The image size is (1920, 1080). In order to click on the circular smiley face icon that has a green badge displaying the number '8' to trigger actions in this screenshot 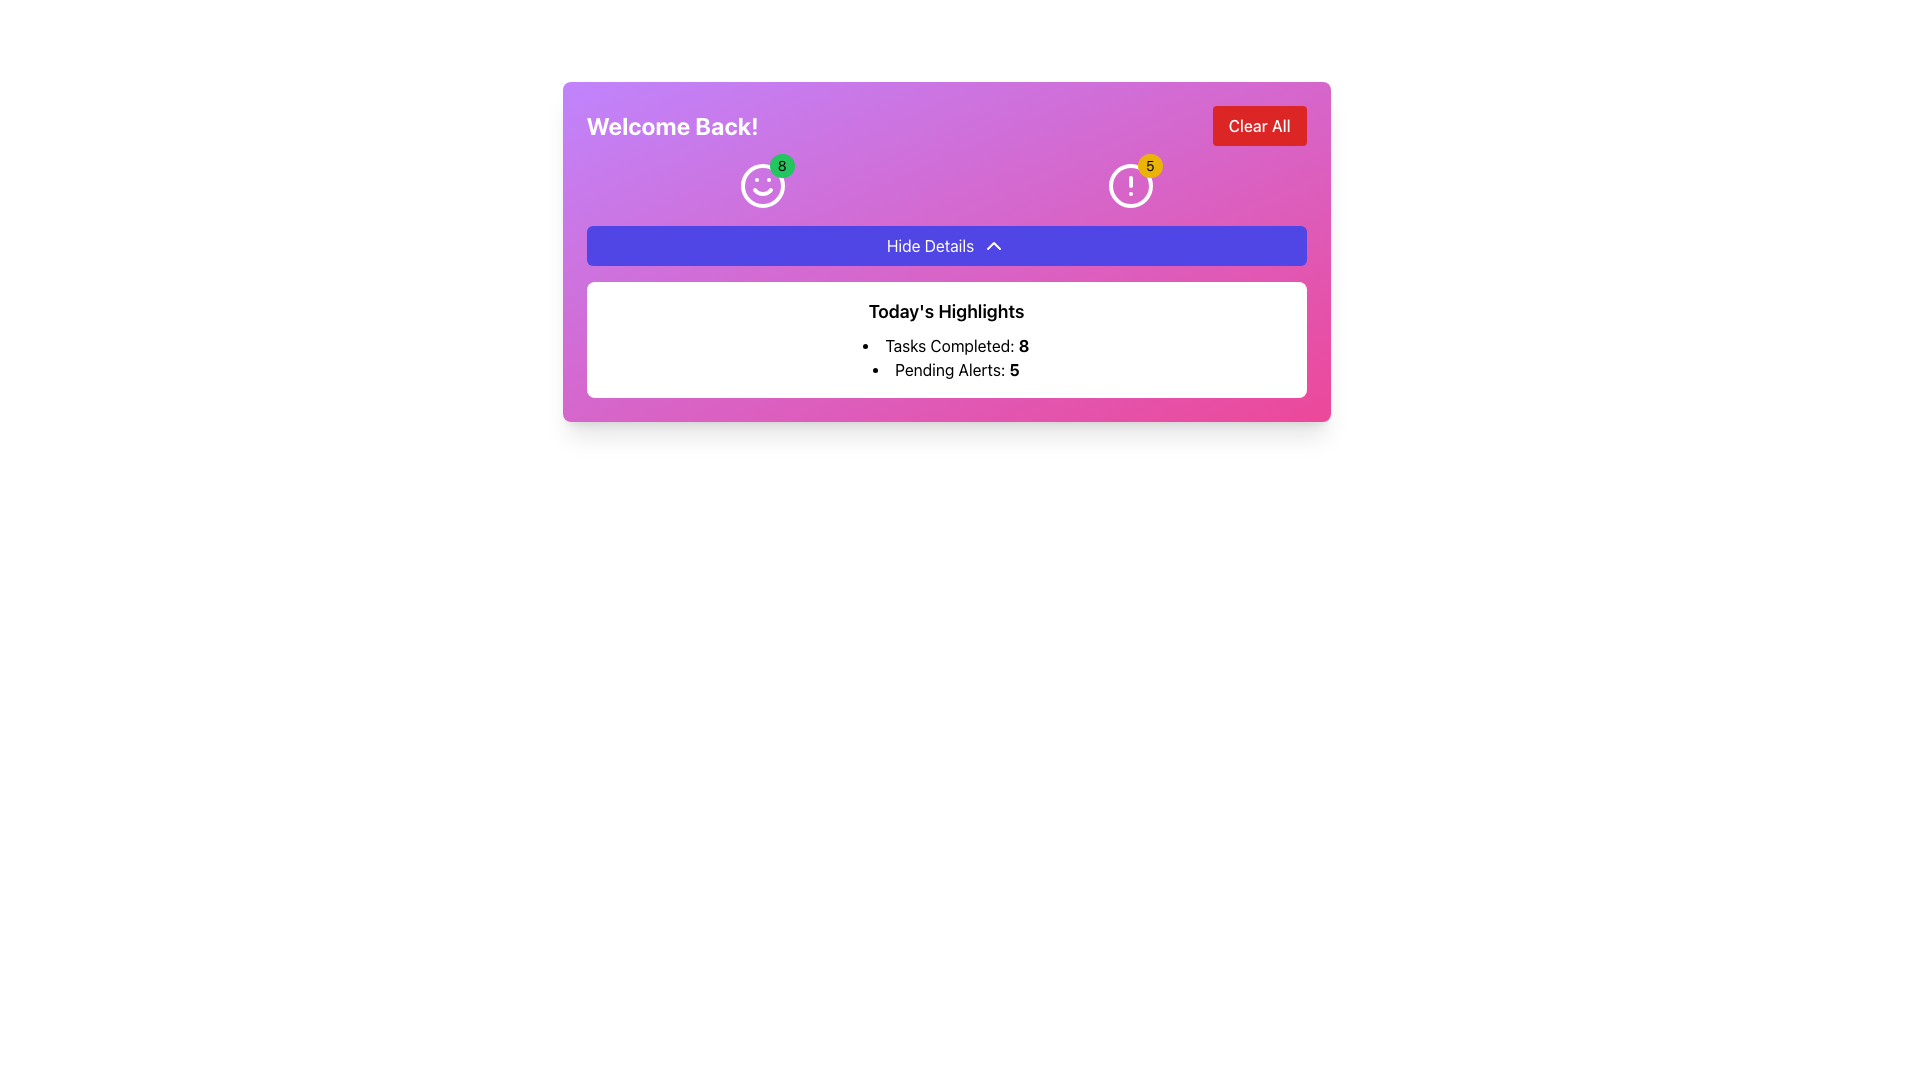, I will do `click(761, 185)`.